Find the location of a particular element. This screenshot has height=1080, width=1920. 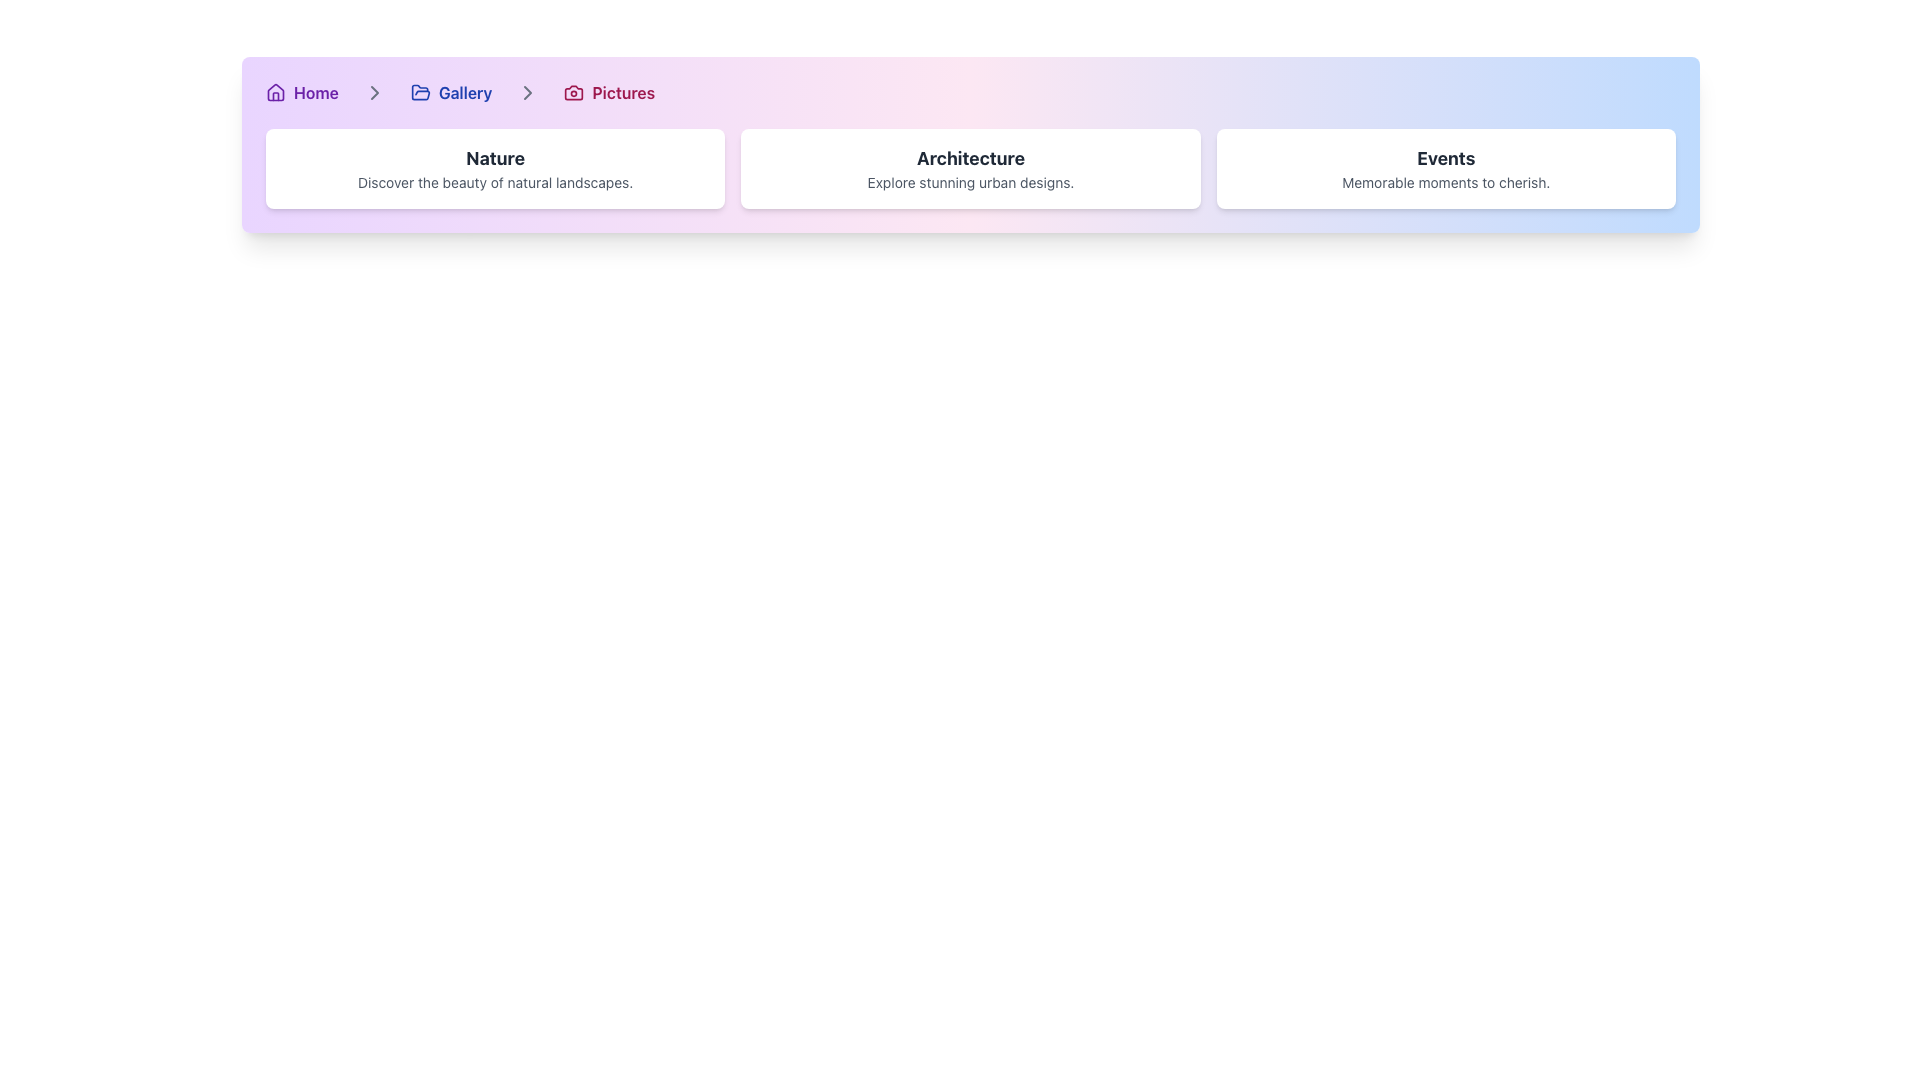

the right-pointing gray arrow icon in the breadcrumb navigation, located between the 'Gallery' and 'Pictures' sections, to interact with it if interactivity is supported is located at coordinates (528, 92).